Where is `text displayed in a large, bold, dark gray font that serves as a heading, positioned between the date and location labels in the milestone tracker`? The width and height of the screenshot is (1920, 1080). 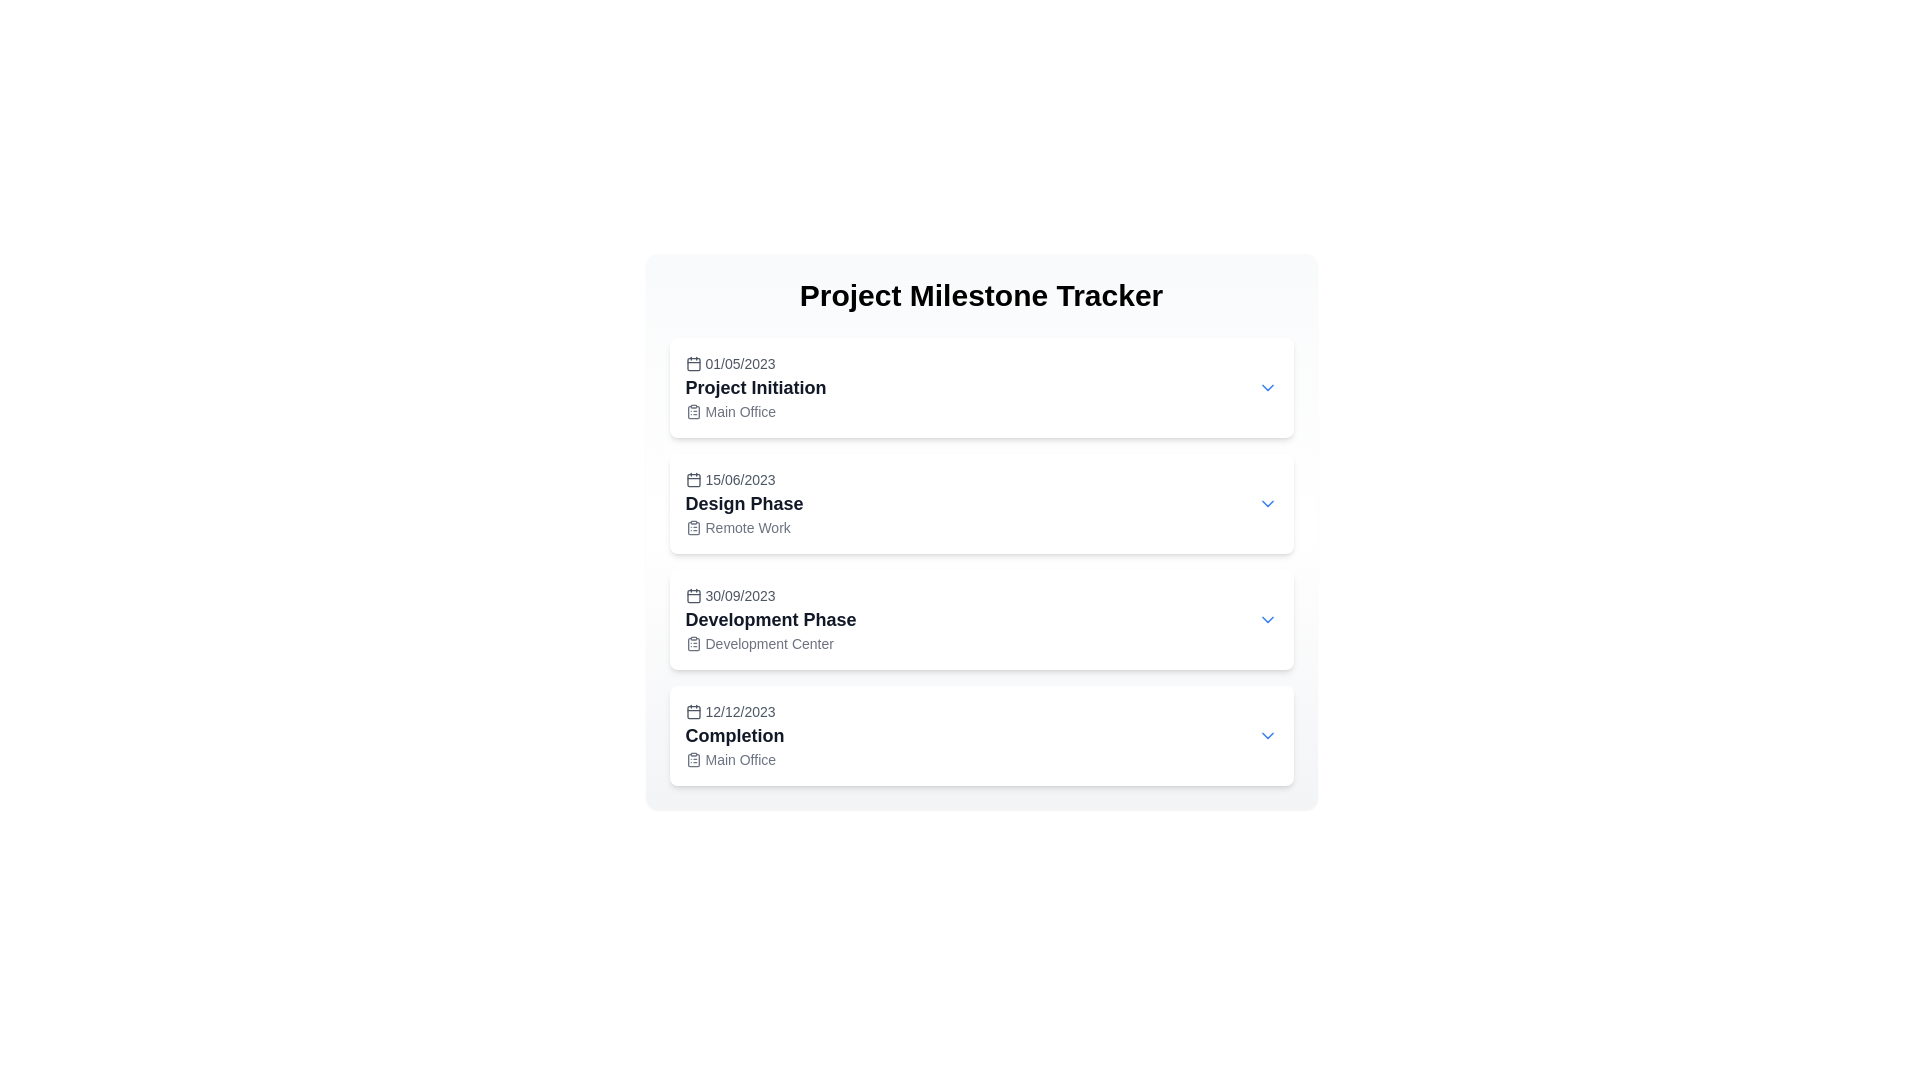
text displayed in a large, bold, dark gray font that serves as a heading, positioned between the date and location labels in the milestone tracker is located at coordinates (755, 388).